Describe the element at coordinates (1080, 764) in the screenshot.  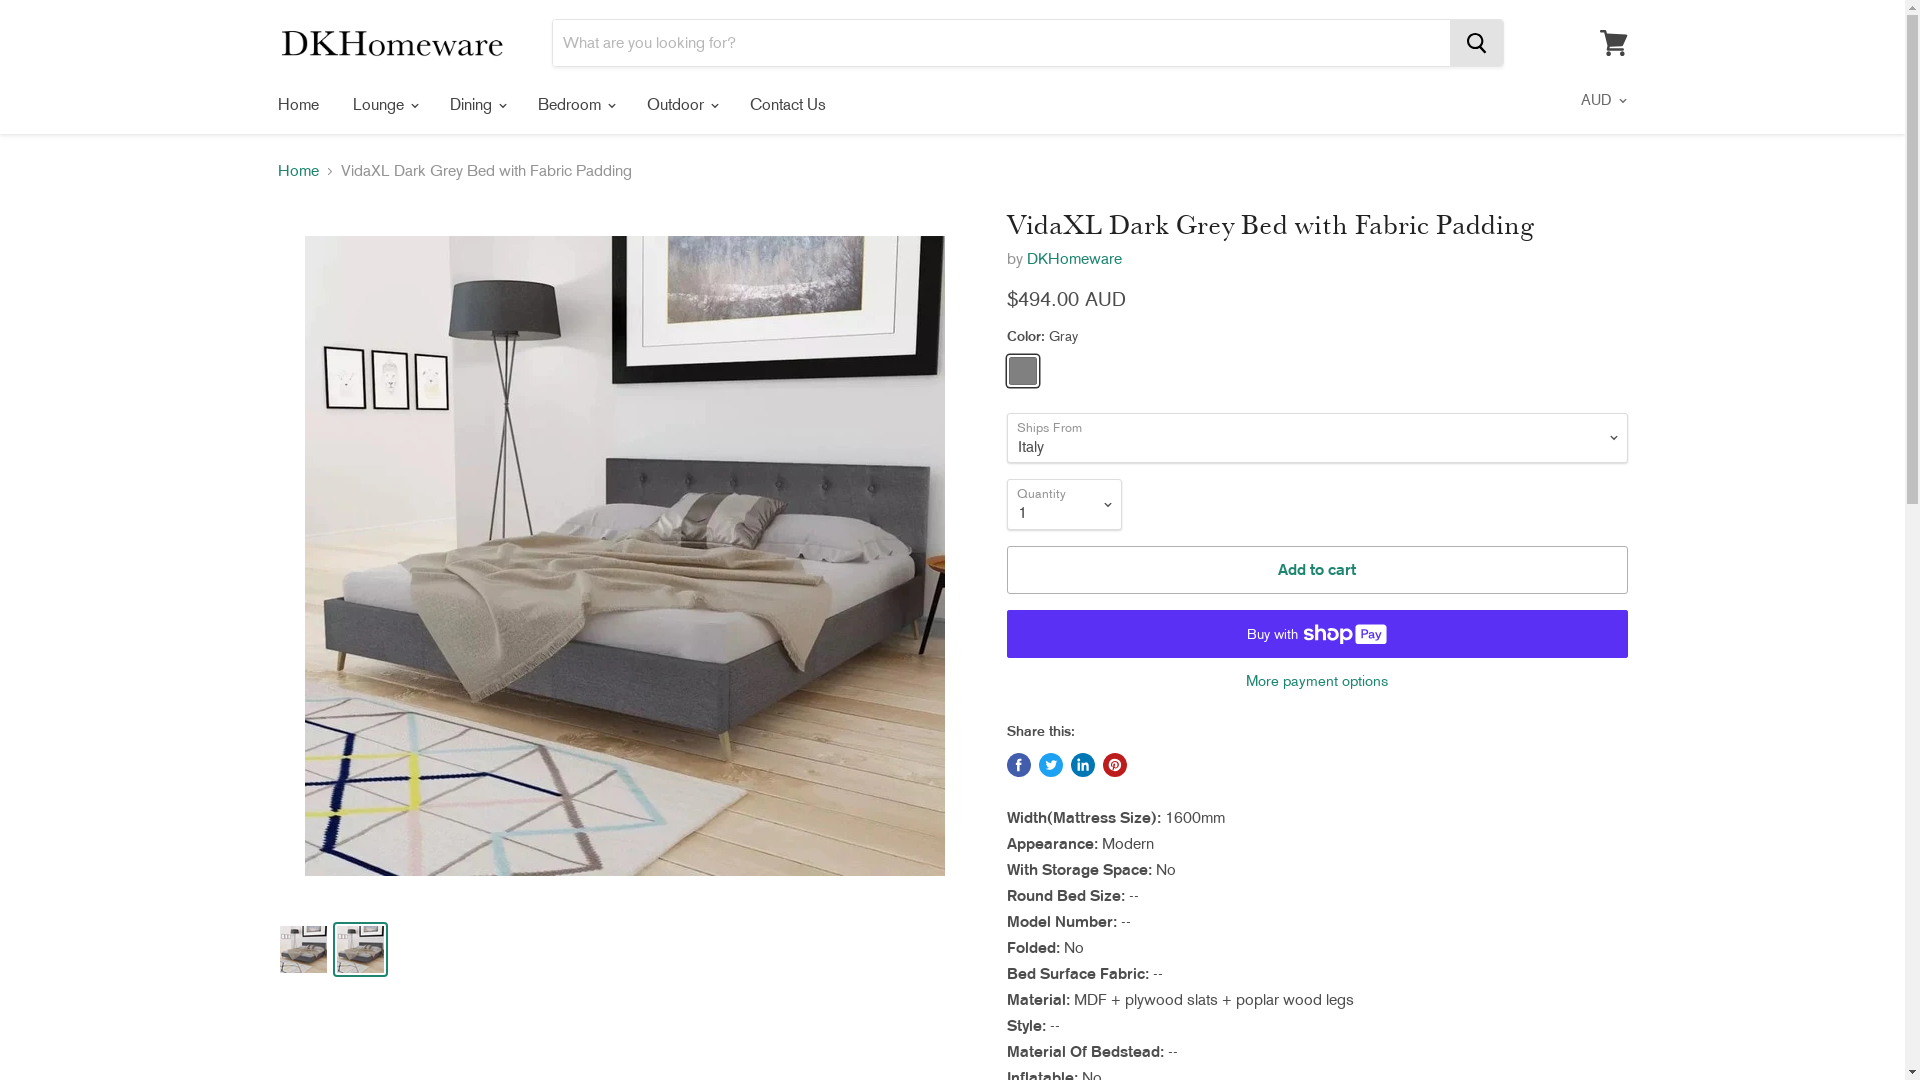
I see `'Share on LinkedIn'` at that location.